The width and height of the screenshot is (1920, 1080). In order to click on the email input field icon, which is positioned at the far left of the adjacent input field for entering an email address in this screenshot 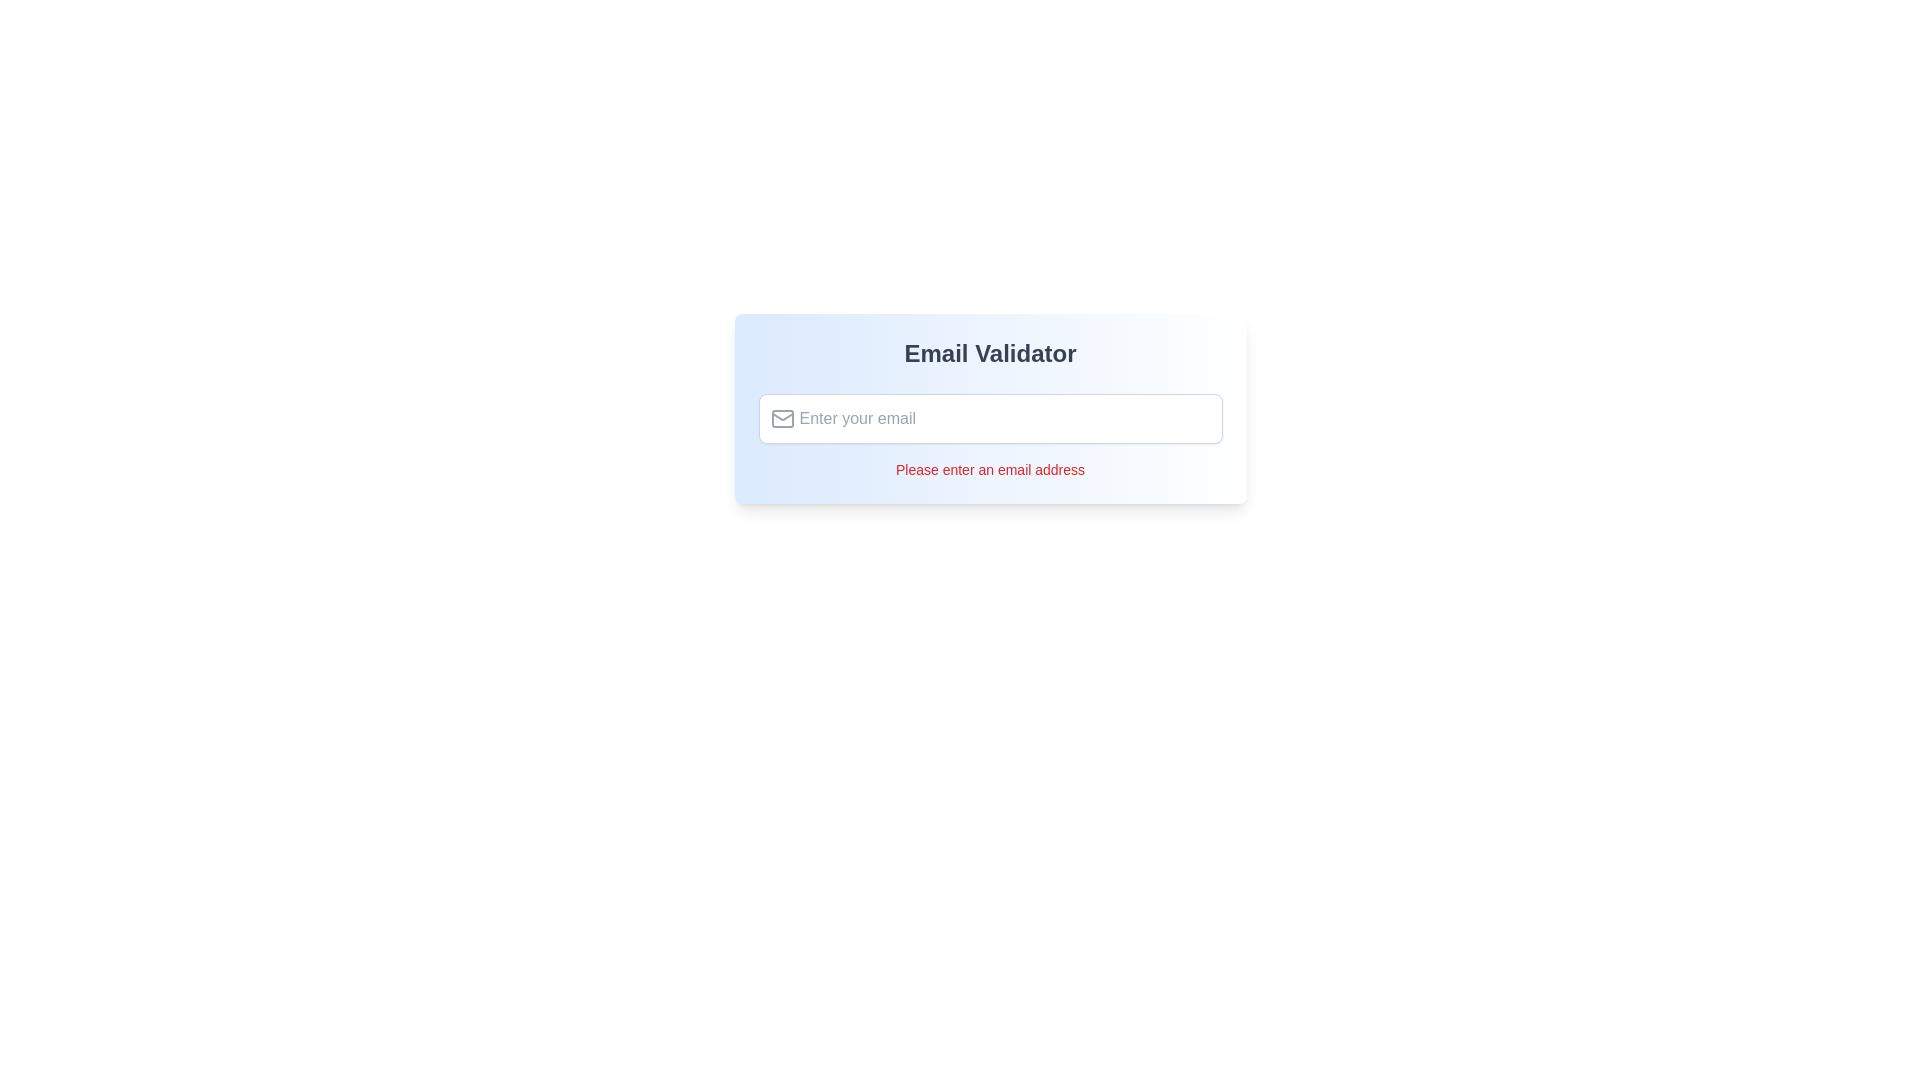, I will do `click(781, 418)`.